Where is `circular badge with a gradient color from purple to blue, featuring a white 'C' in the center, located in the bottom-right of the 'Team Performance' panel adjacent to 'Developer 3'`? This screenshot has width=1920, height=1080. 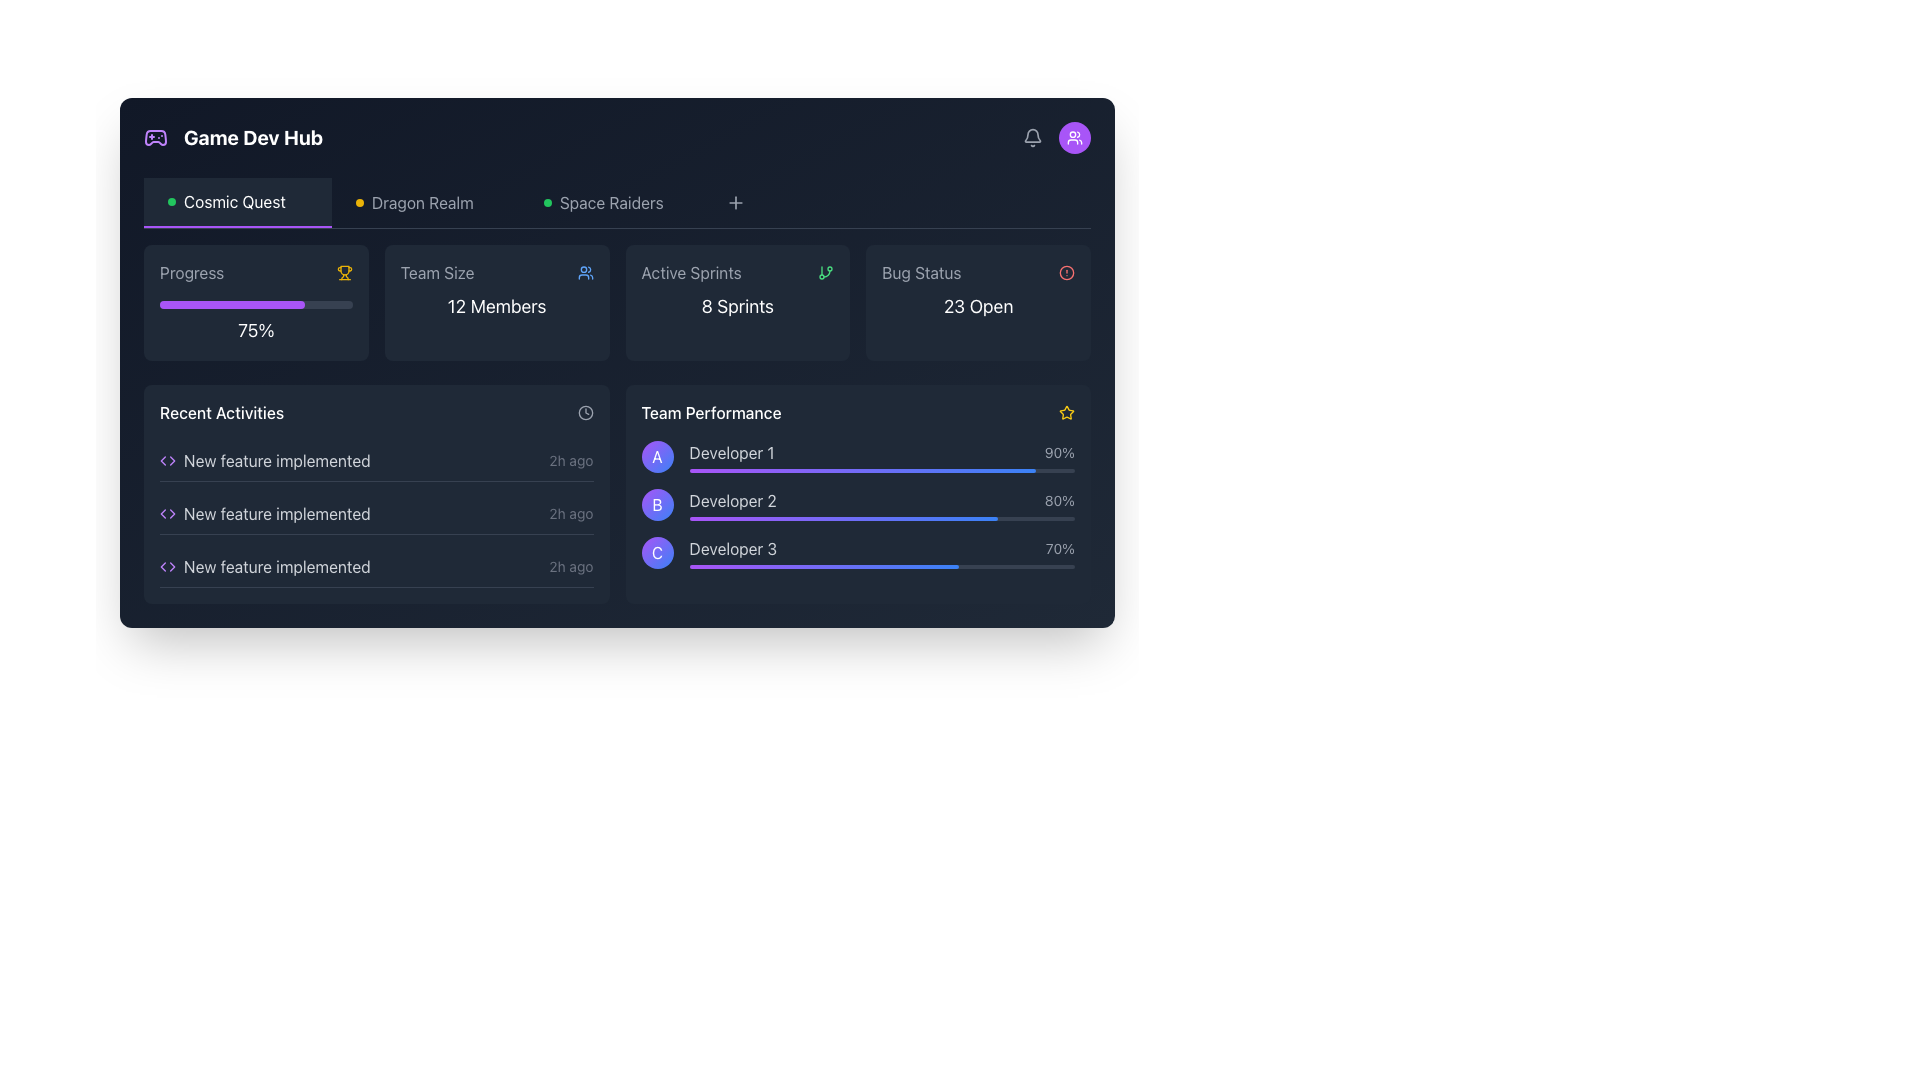
circular badge with a gradient color from purple to blue, featuring a white 'C' in the center, located in the bottom-right of the 'Team Performance' panel adjacent to 'Developer 3' is located at coordinates (657, 552).